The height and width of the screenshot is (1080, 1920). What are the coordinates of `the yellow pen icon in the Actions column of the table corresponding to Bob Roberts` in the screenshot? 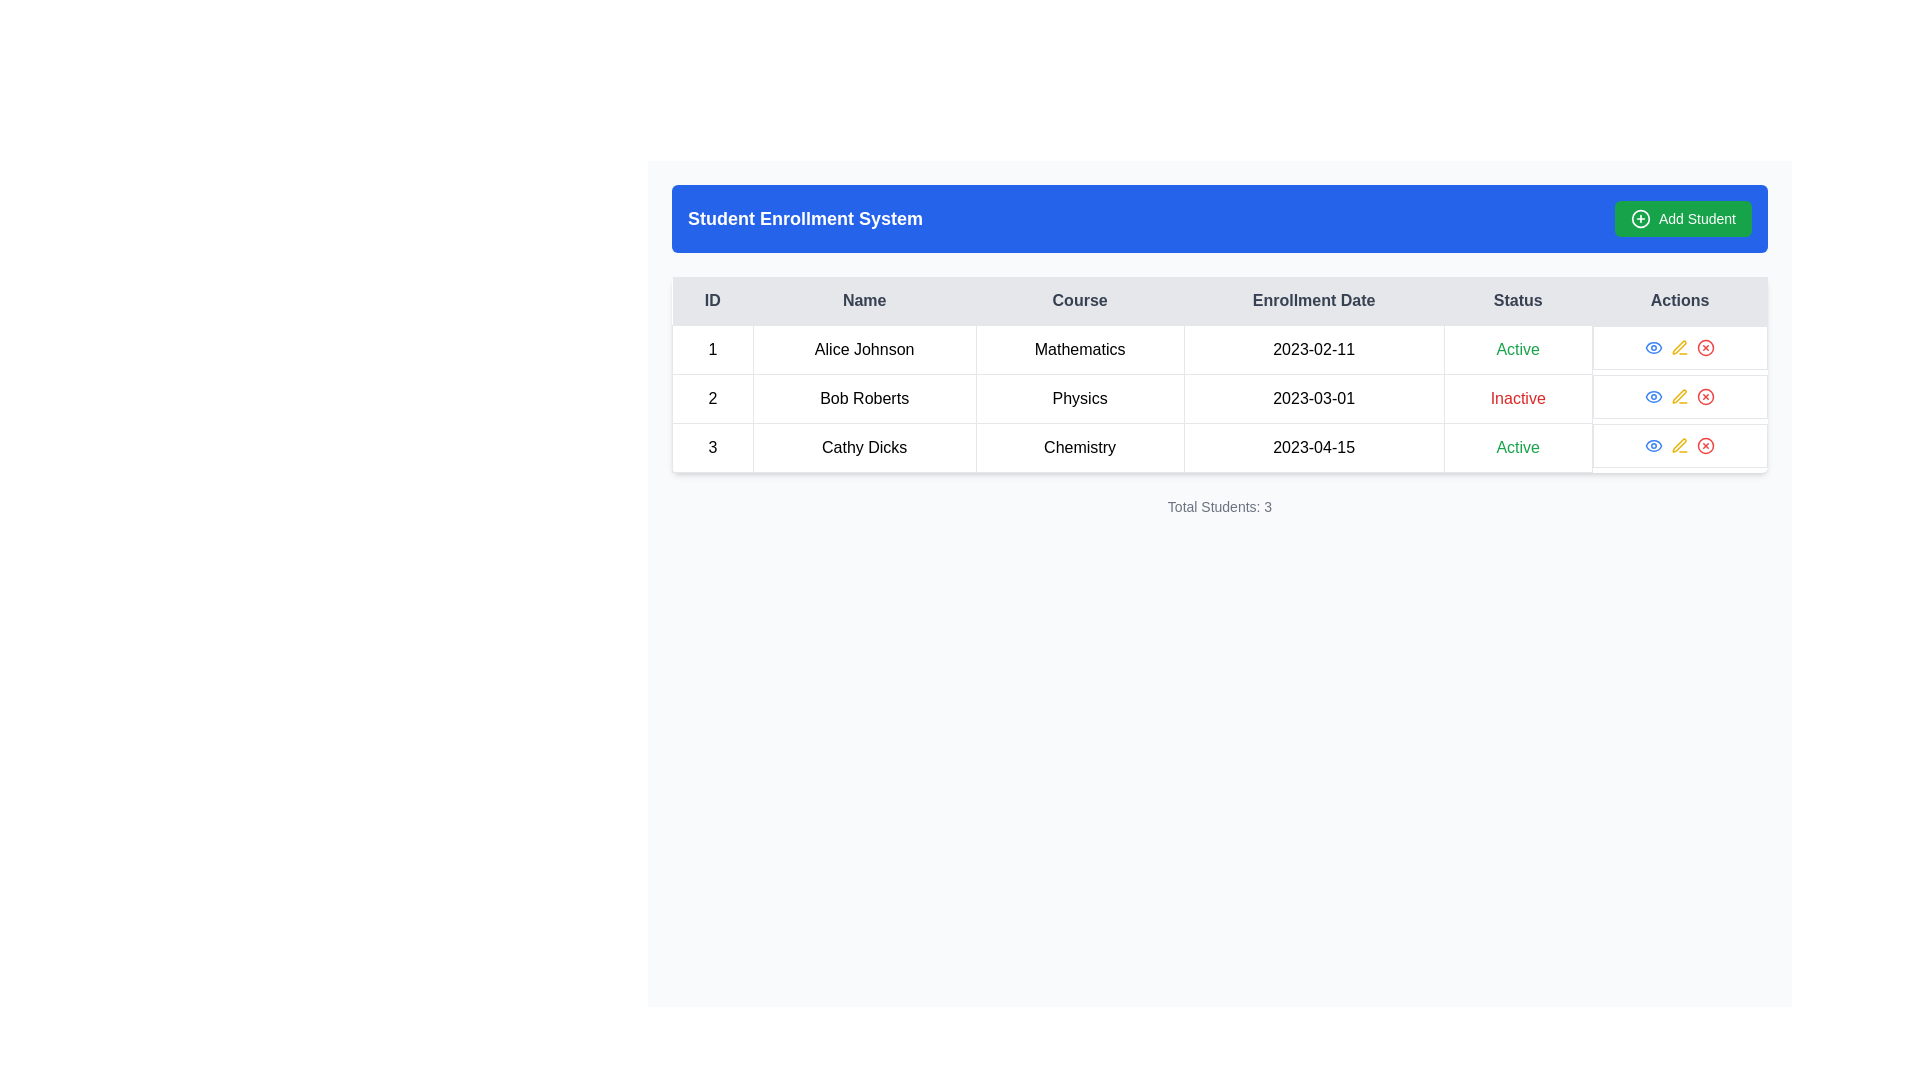 It's located at (1680, 444).